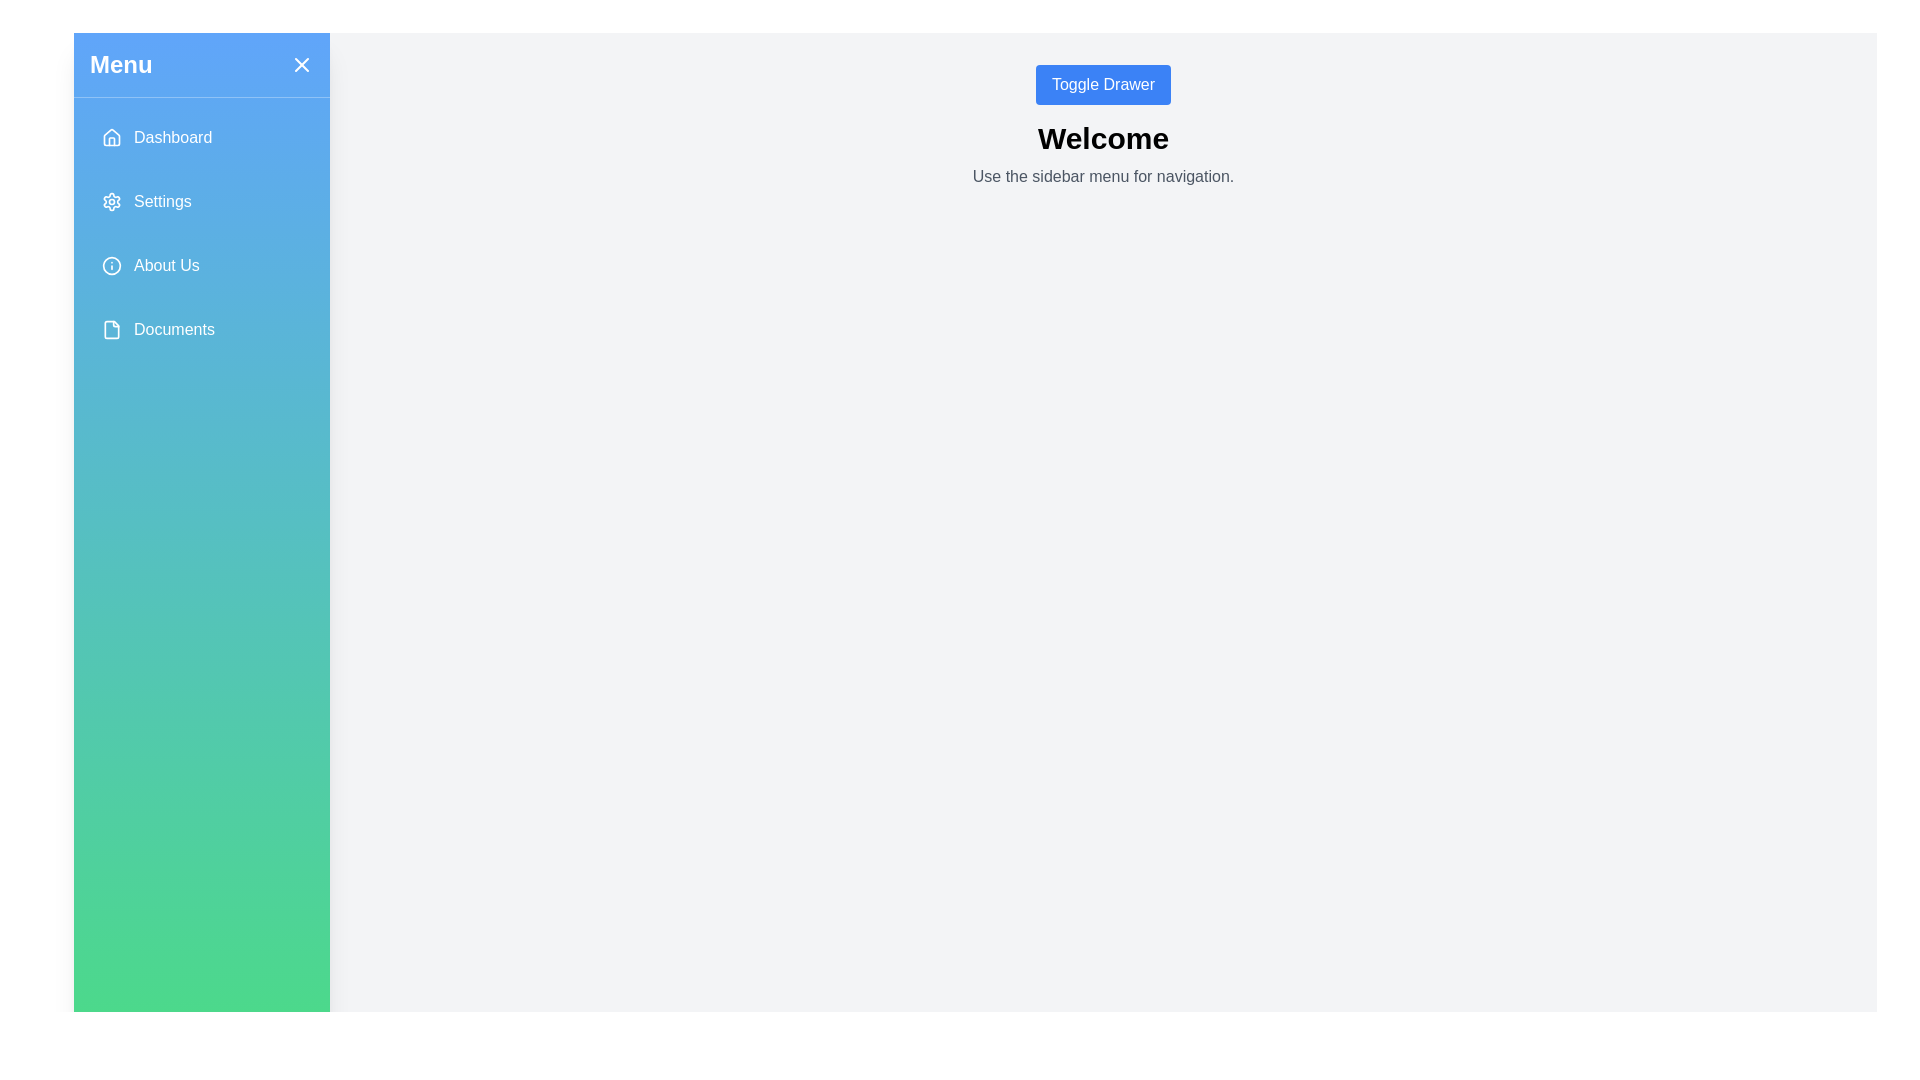  I want to click on the menu item labeled Settings, so click(201, 201).